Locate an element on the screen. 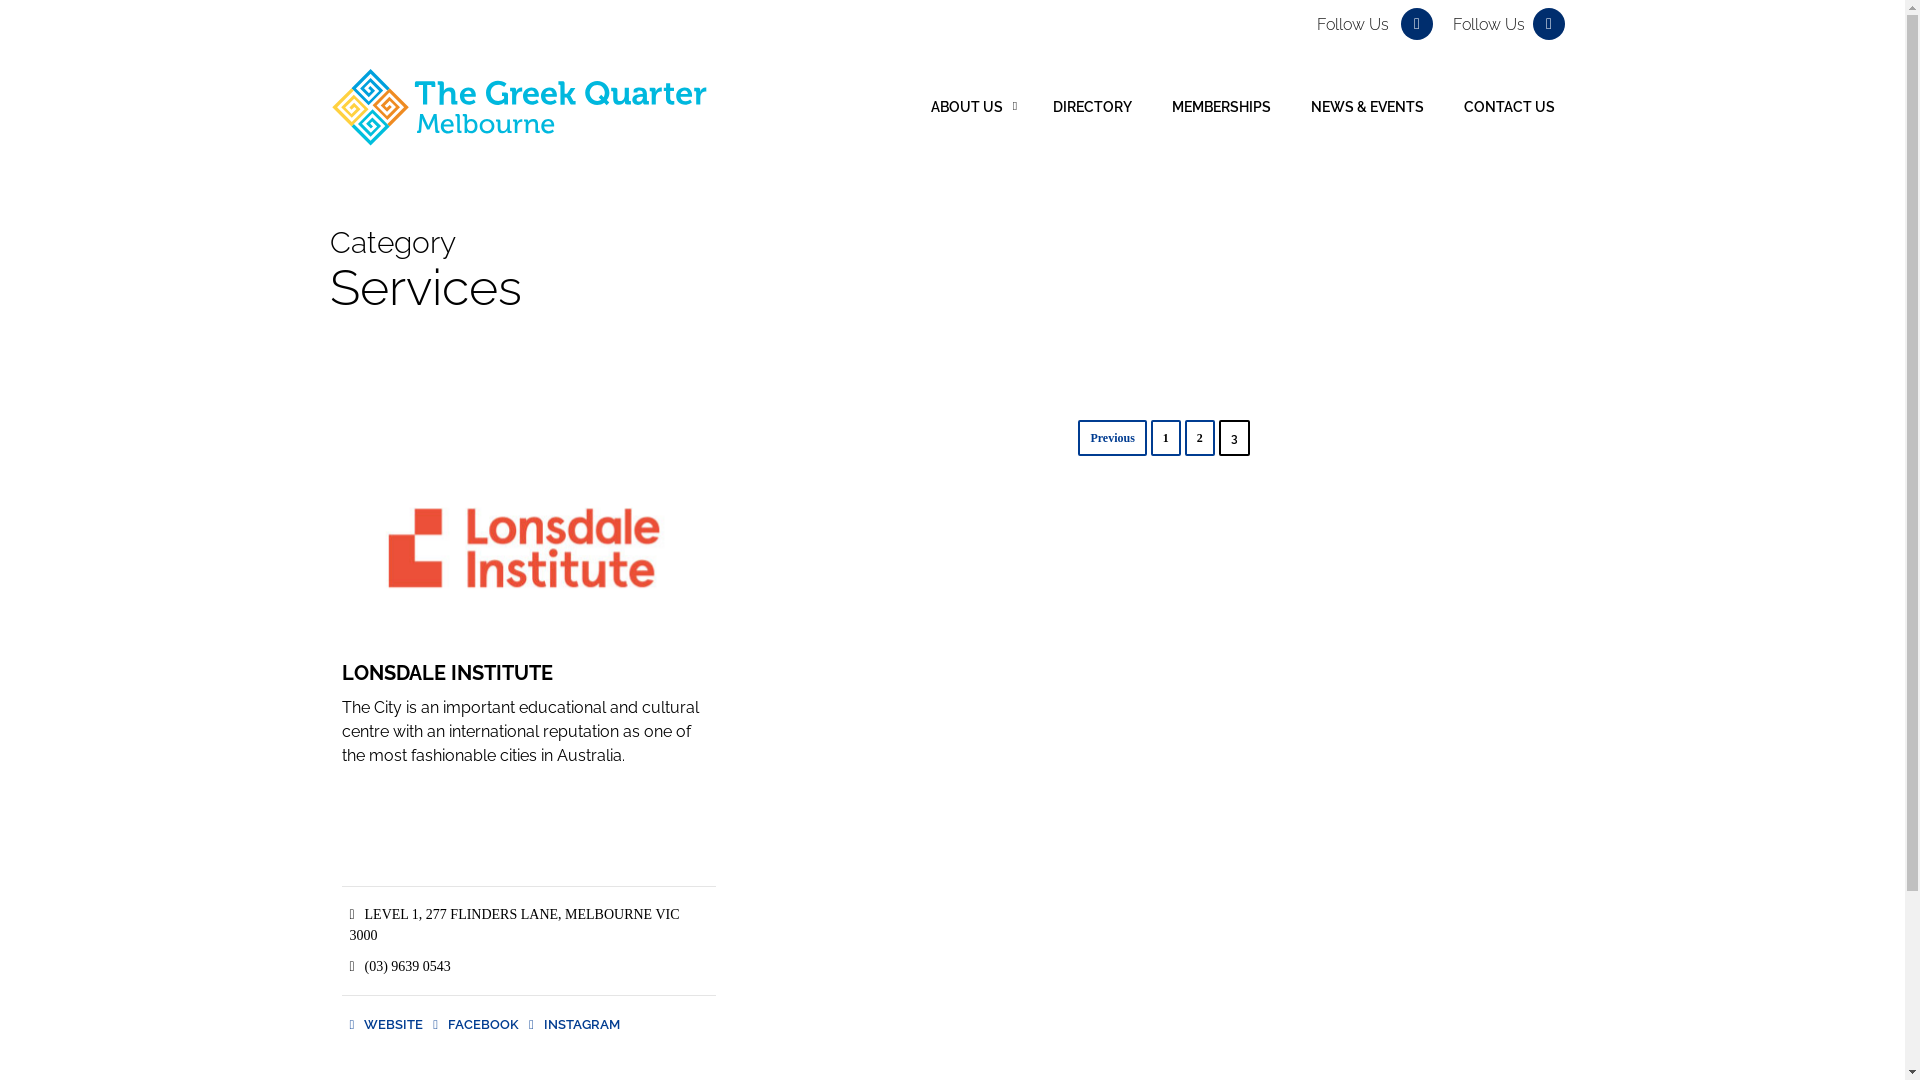 This screenshot has height=1080, width=1920. 'ABOUT US' is located at coordinates (971, 107).